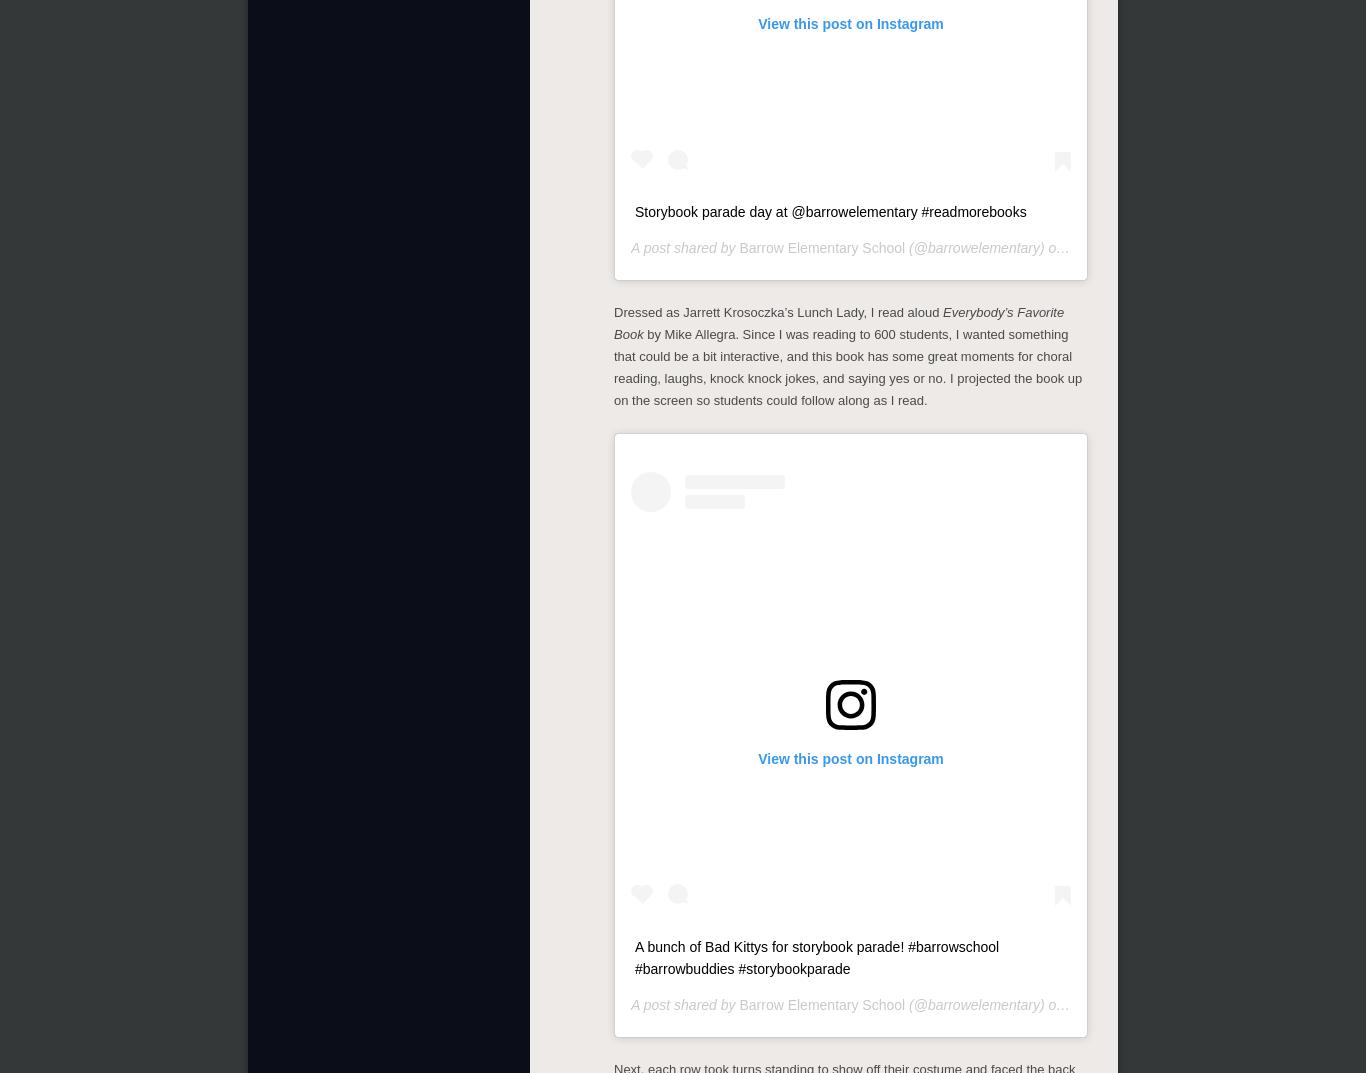 The height and width of the screenshot is (1073, 1366). Describe the element at coordinates (816, 956) in the screenshot. I see `'A bunch of Bad Kittys for storybook parade! #barrowschool #barrowbuddies #storybookparade'` at that location.